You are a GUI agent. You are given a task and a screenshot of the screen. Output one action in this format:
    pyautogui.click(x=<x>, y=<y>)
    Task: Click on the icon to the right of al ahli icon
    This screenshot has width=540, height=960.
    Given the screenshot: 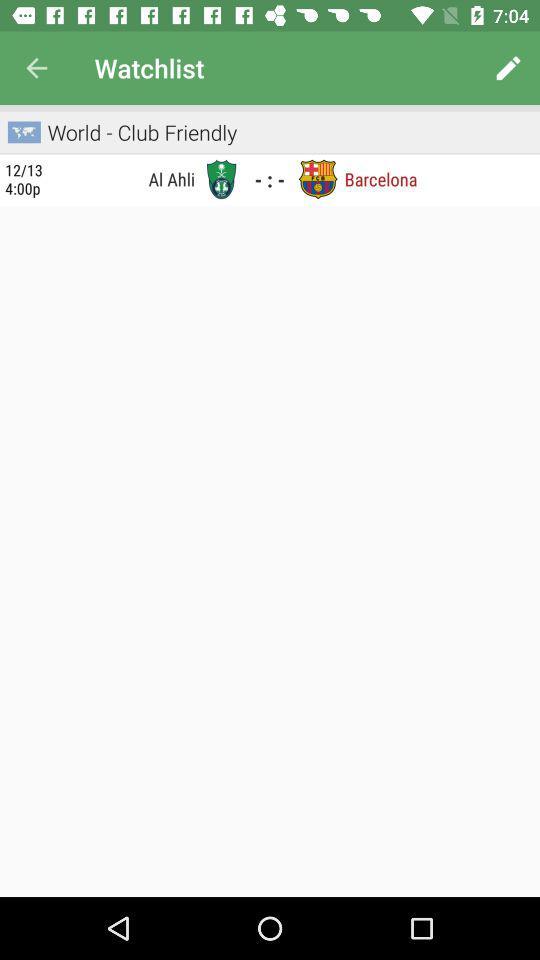 What is the action you would take?
    pyautogui.click(x=220, y=178)
    